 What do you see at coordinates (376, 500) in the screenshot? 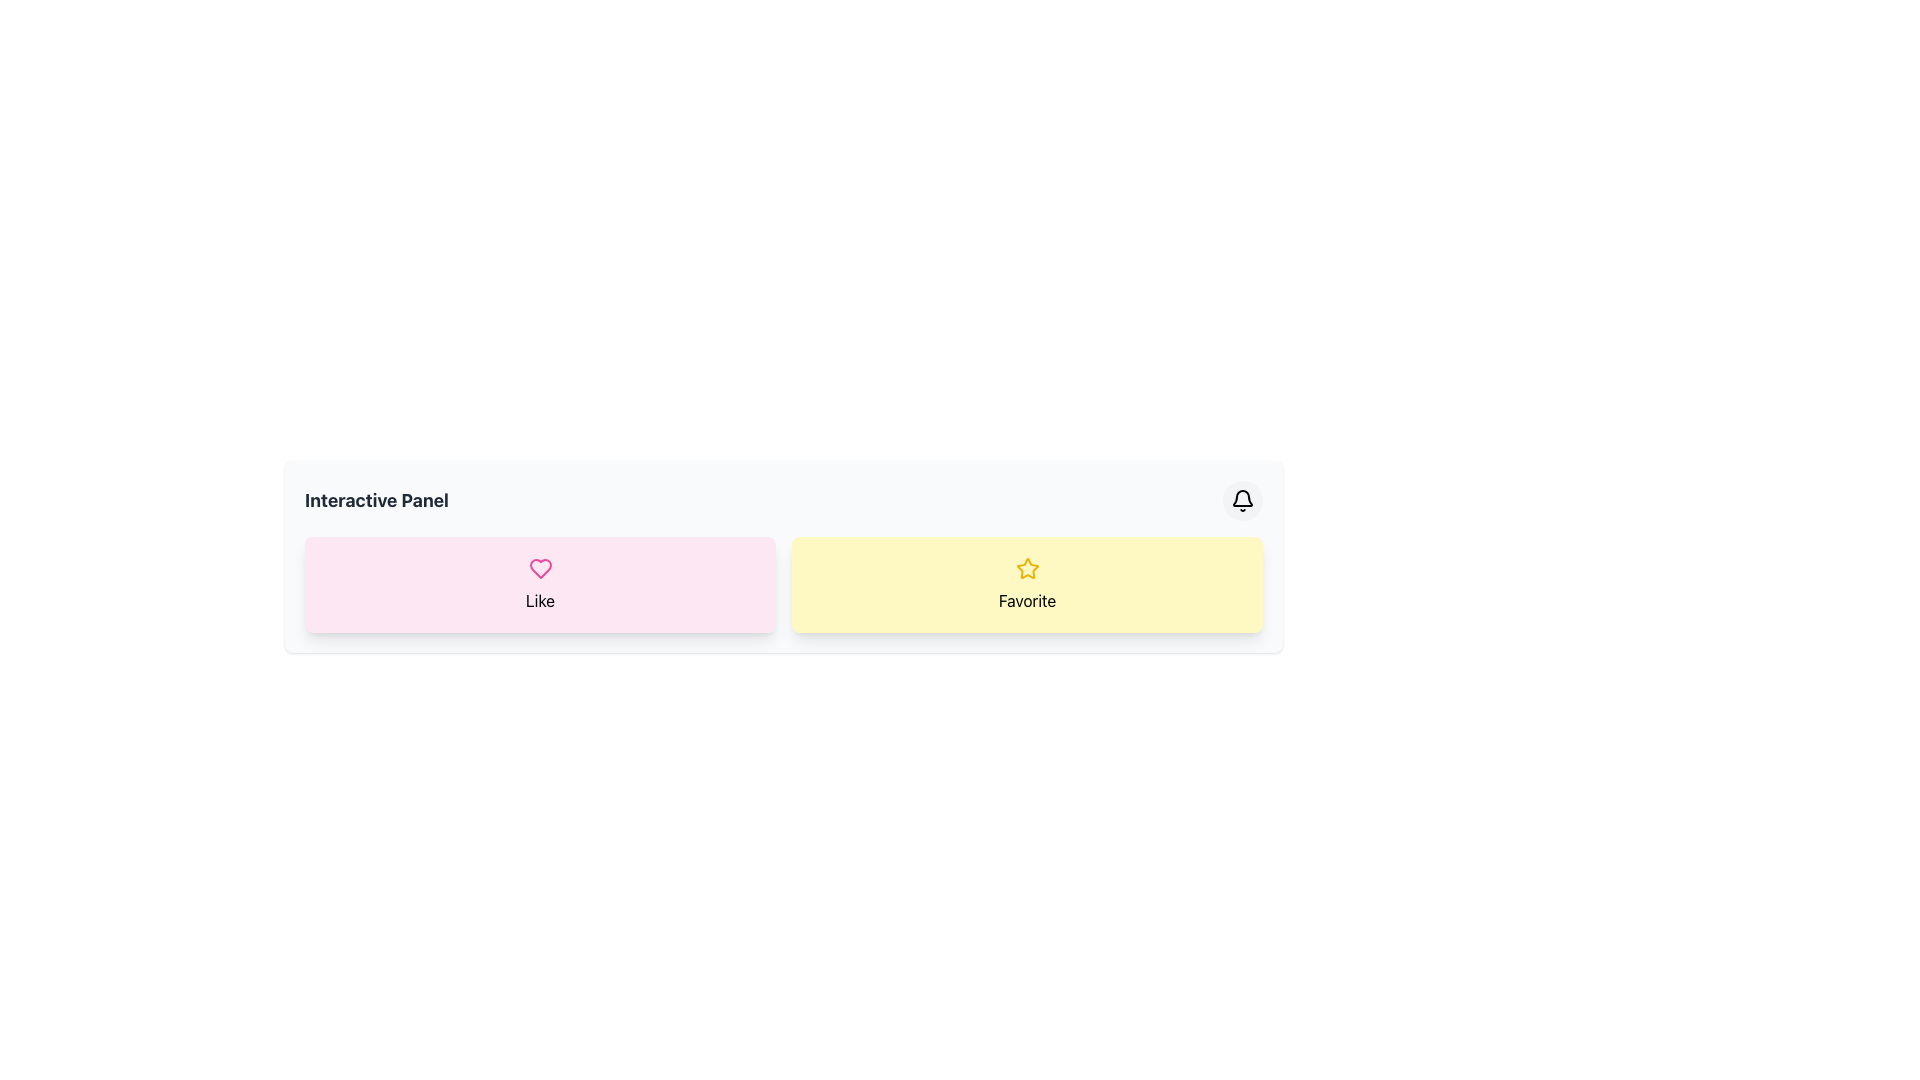
I see `text from the 'Interactive Panel' text label, which is styled with a bold font and dark gray color, located at the specified coordinates` at bounding box center [376, 500].